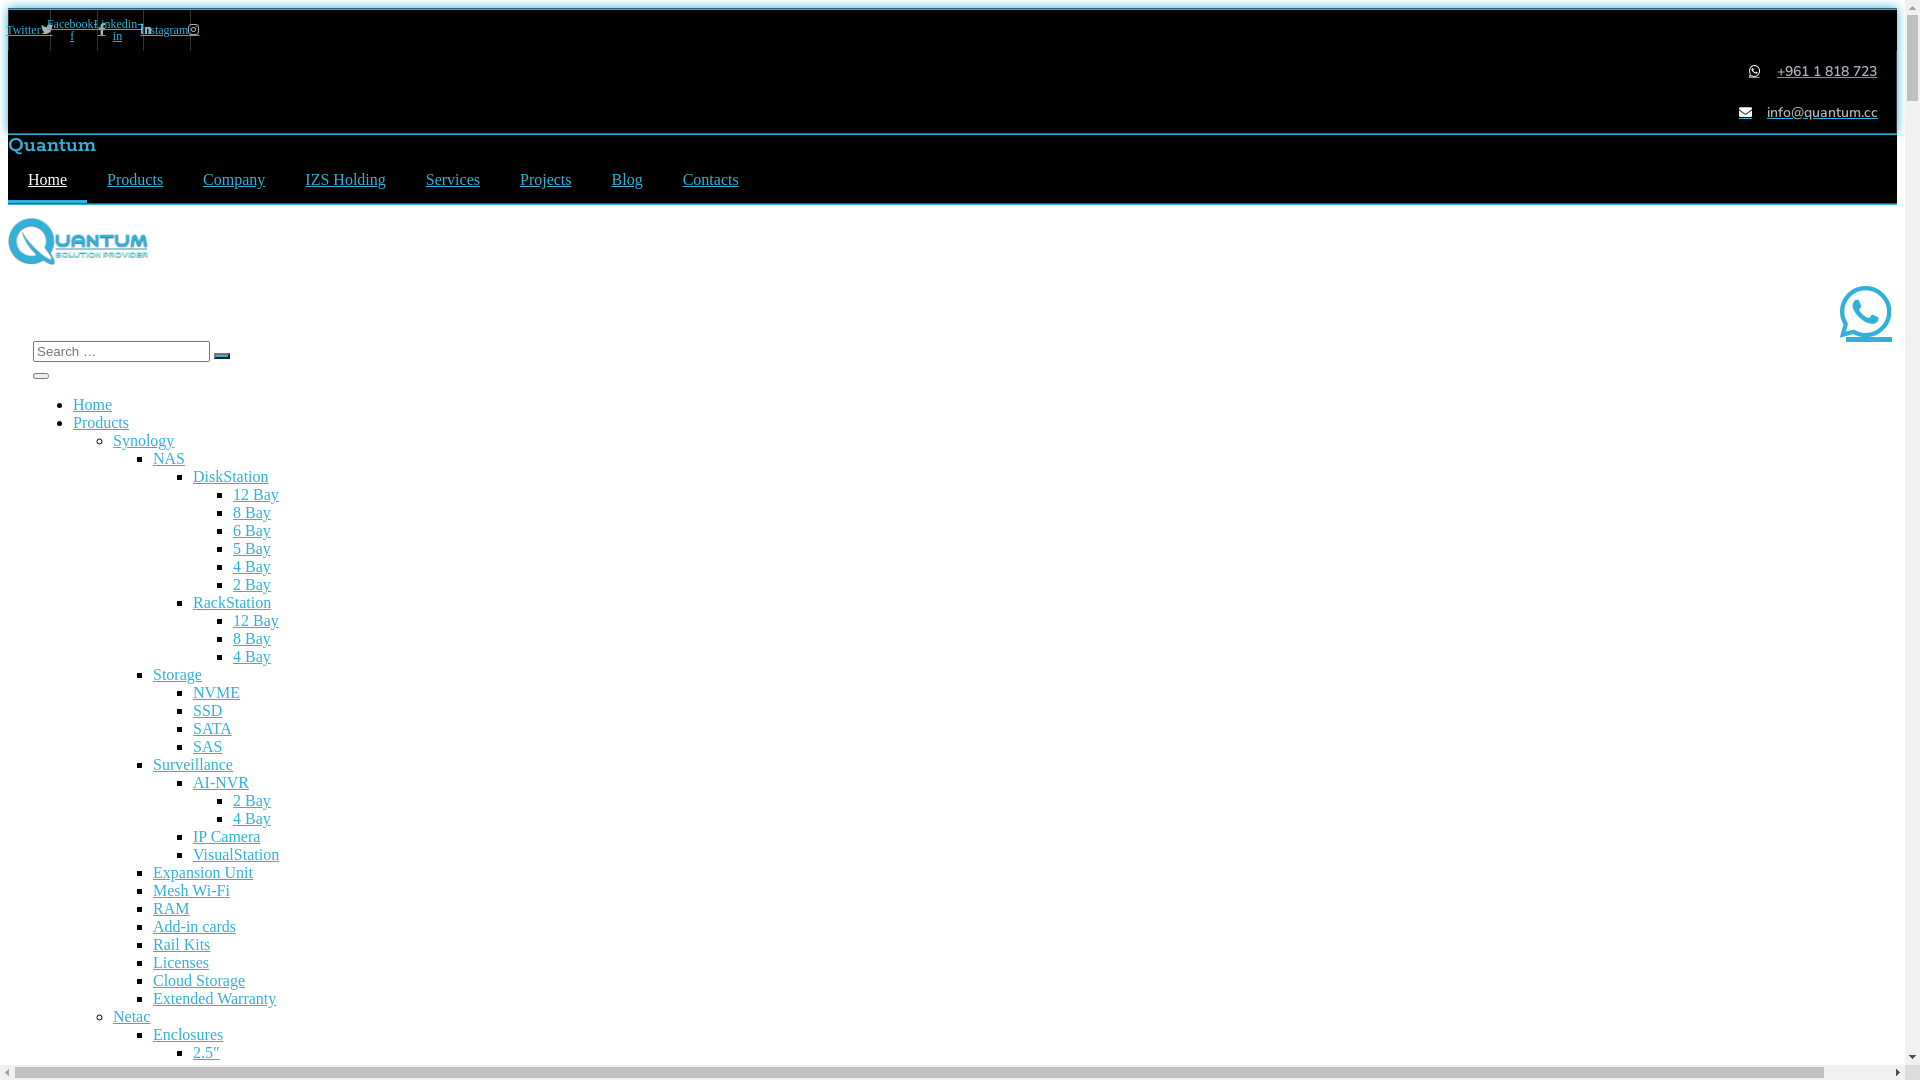  Describe the element at coordinates (251, 548) in the screenshot. I see `'5 Bay'` at that location.